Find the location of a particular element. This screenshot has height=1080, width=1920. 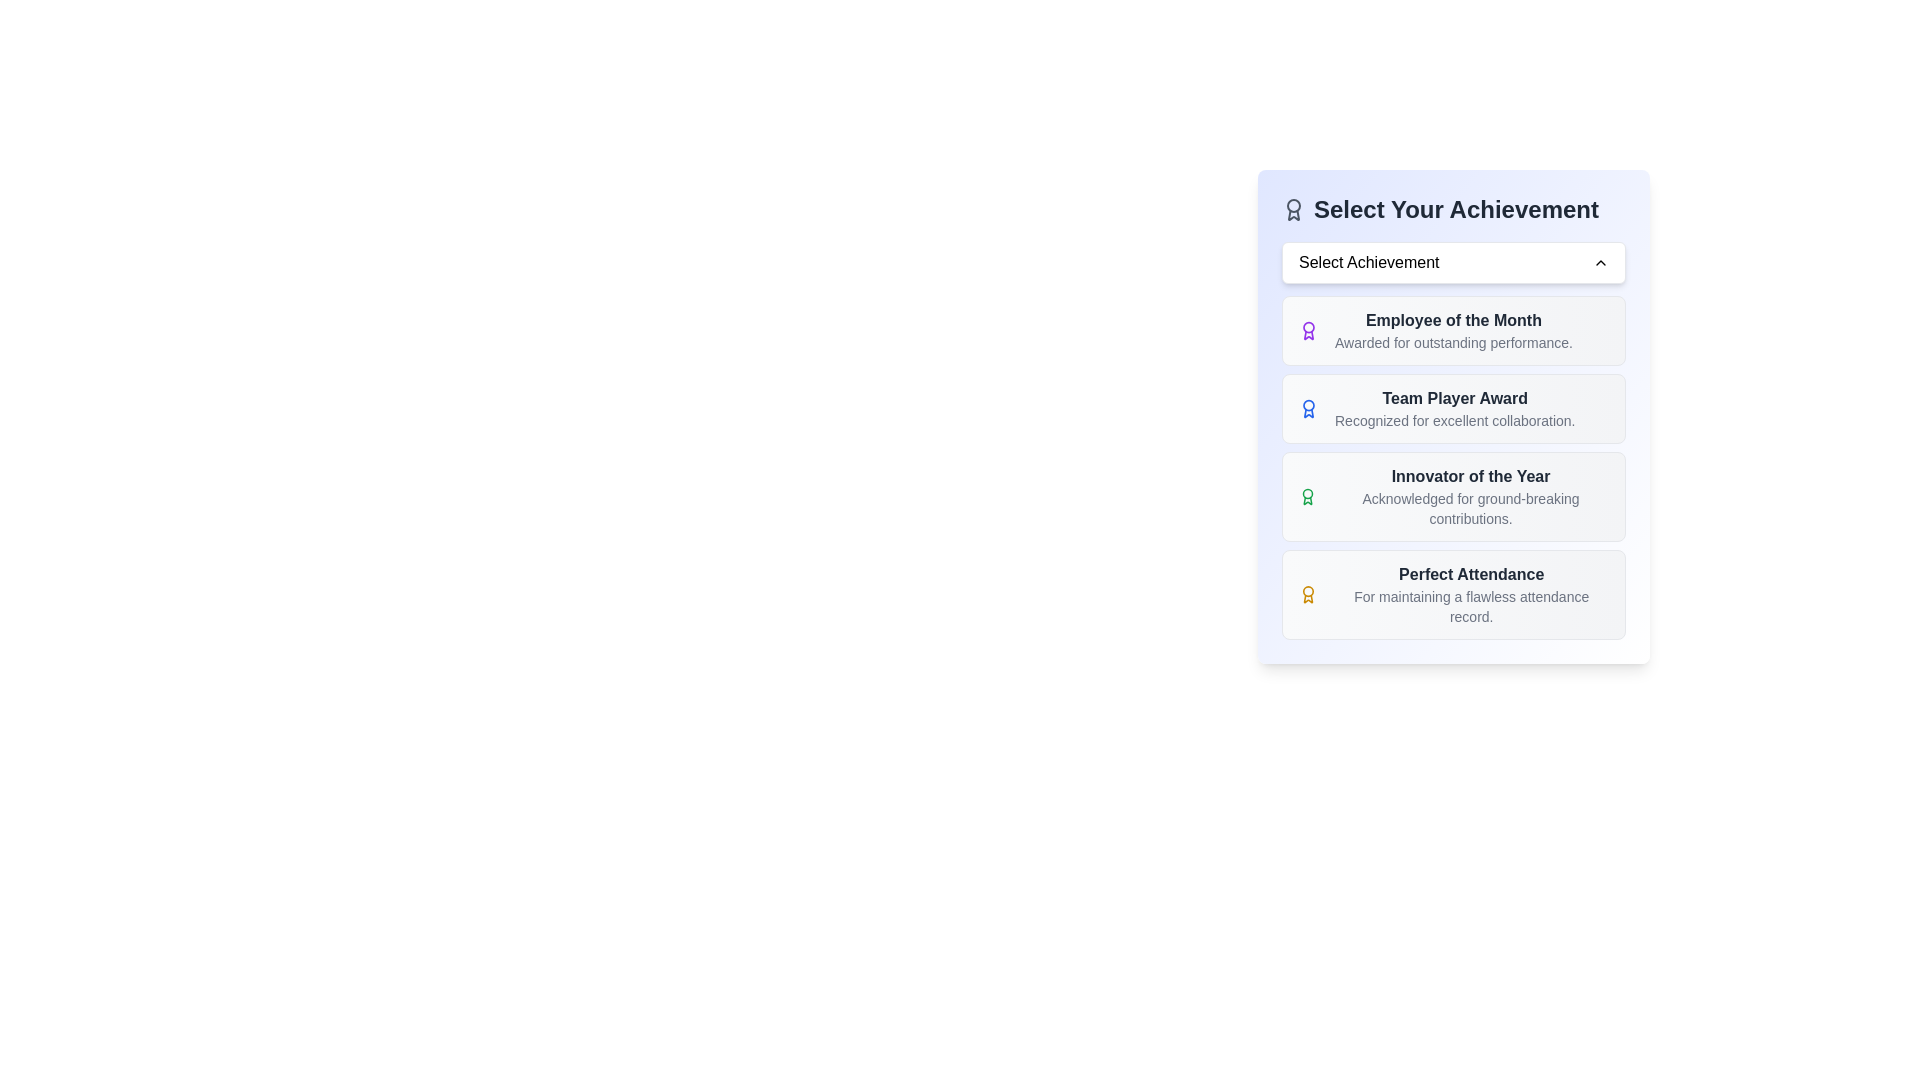

the static text label providing a descriptive subtitle for the 'Team Player Award', located beneath the bold title in the achievement options list is located at coordinates (1455, 419).